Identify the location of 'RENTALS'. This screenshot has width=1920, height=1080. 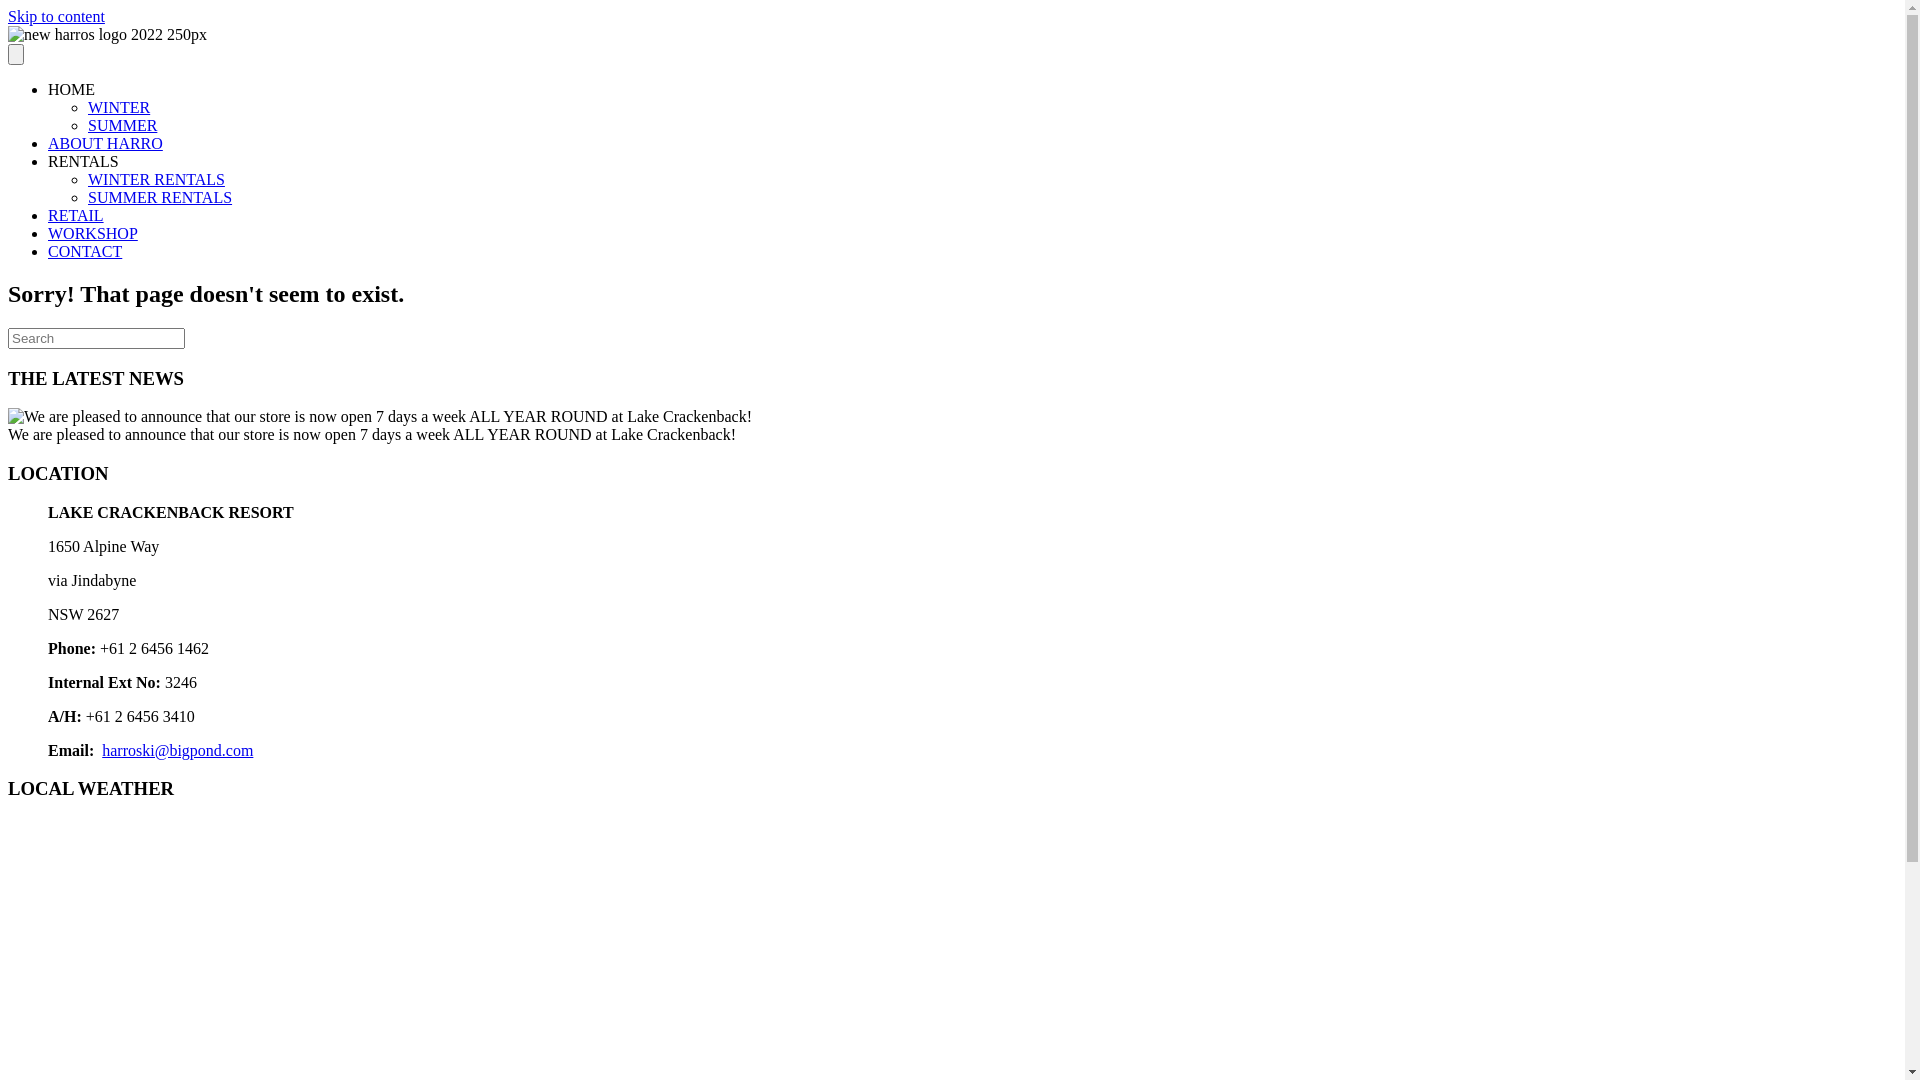
(82, 160).